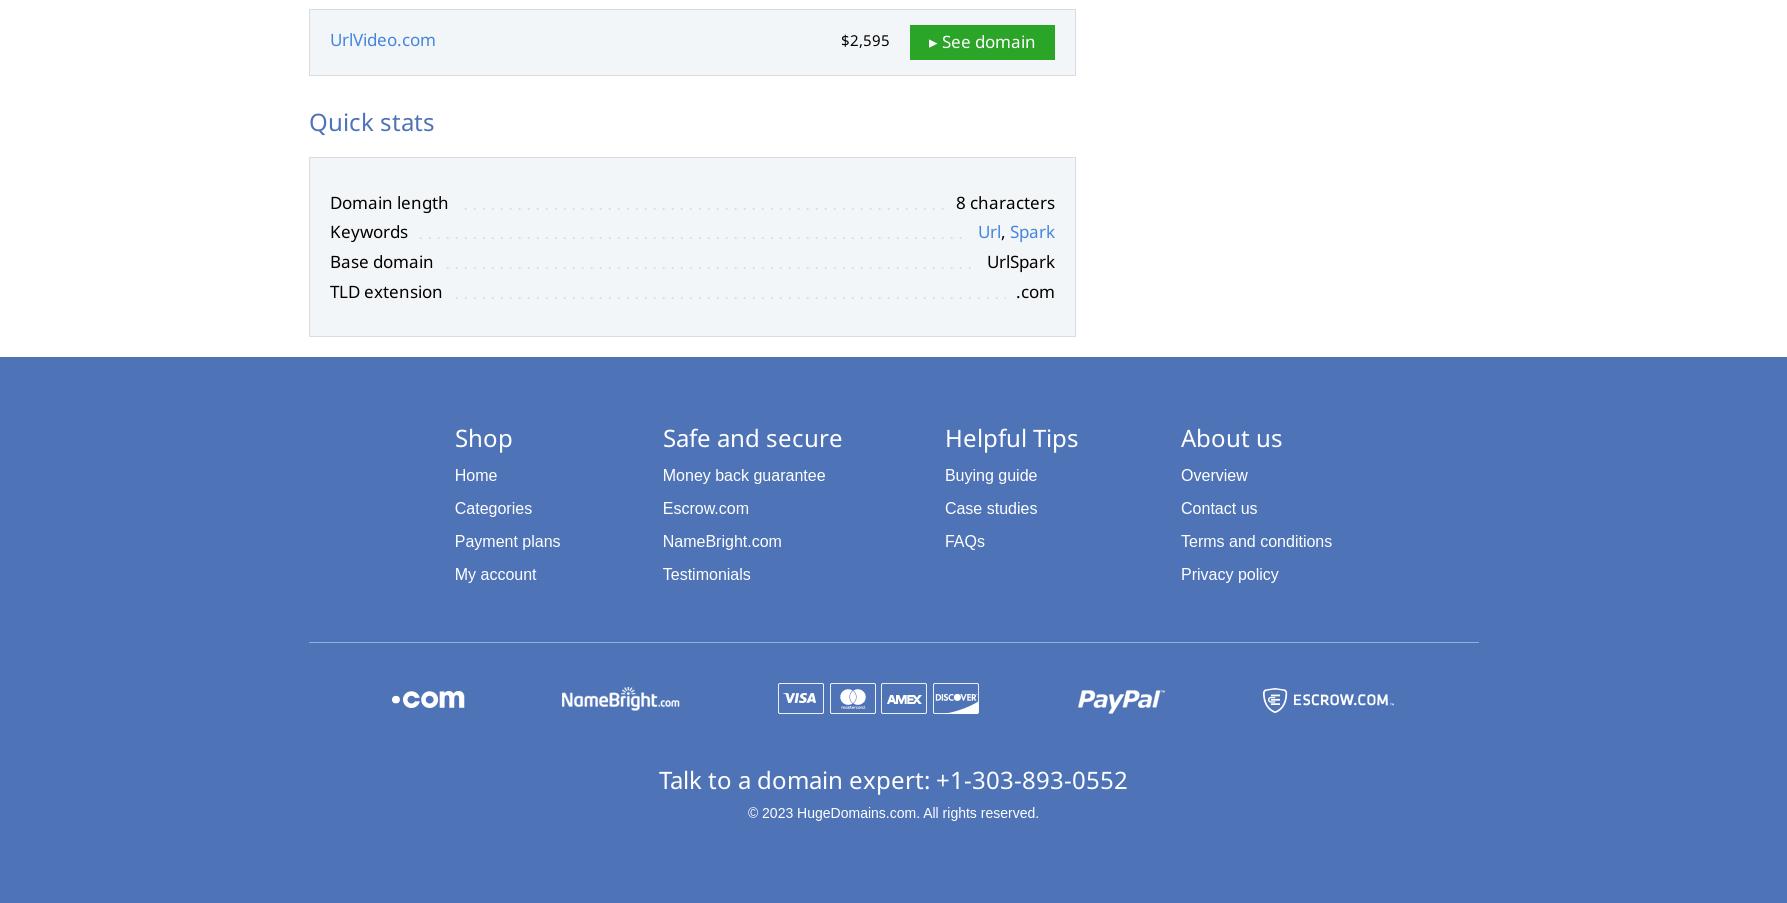  Describe the element at coordinates (388, 201) in the screenshot. I see `'Domain length'` at that location.